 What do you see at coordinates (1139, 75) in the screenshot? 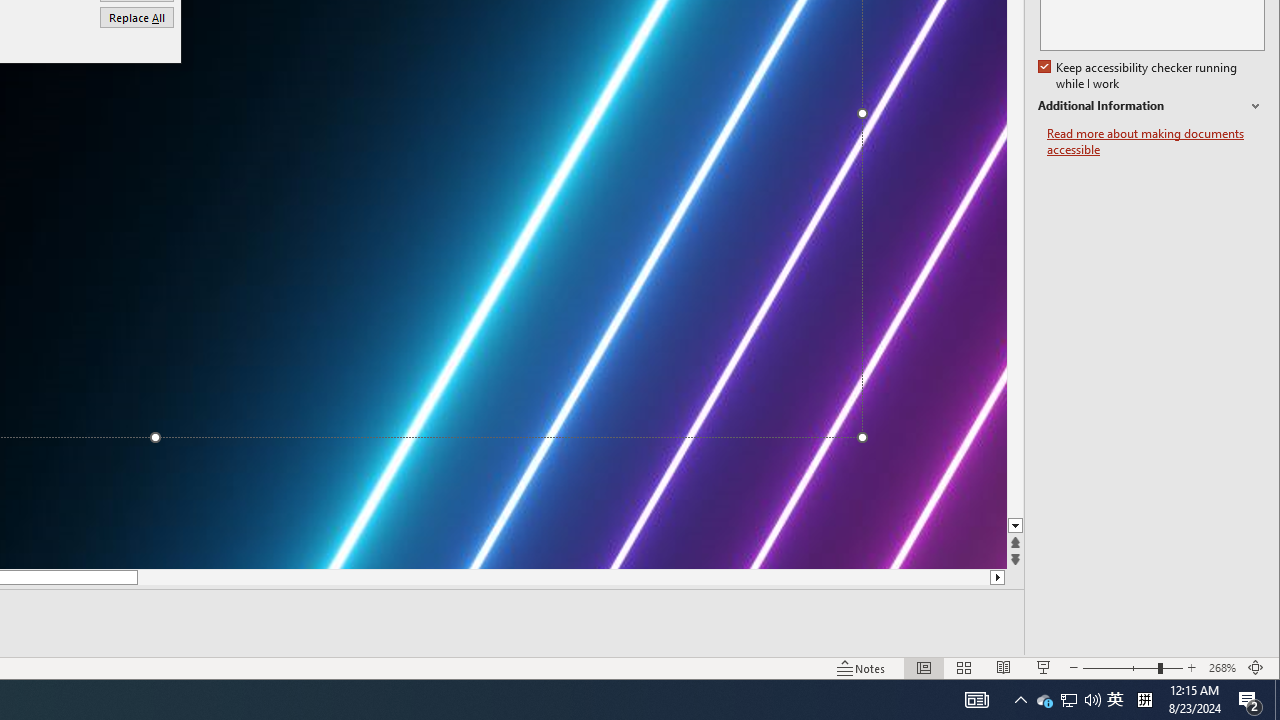
I see `'Additional Information'` at bounding box center [1139, 75].